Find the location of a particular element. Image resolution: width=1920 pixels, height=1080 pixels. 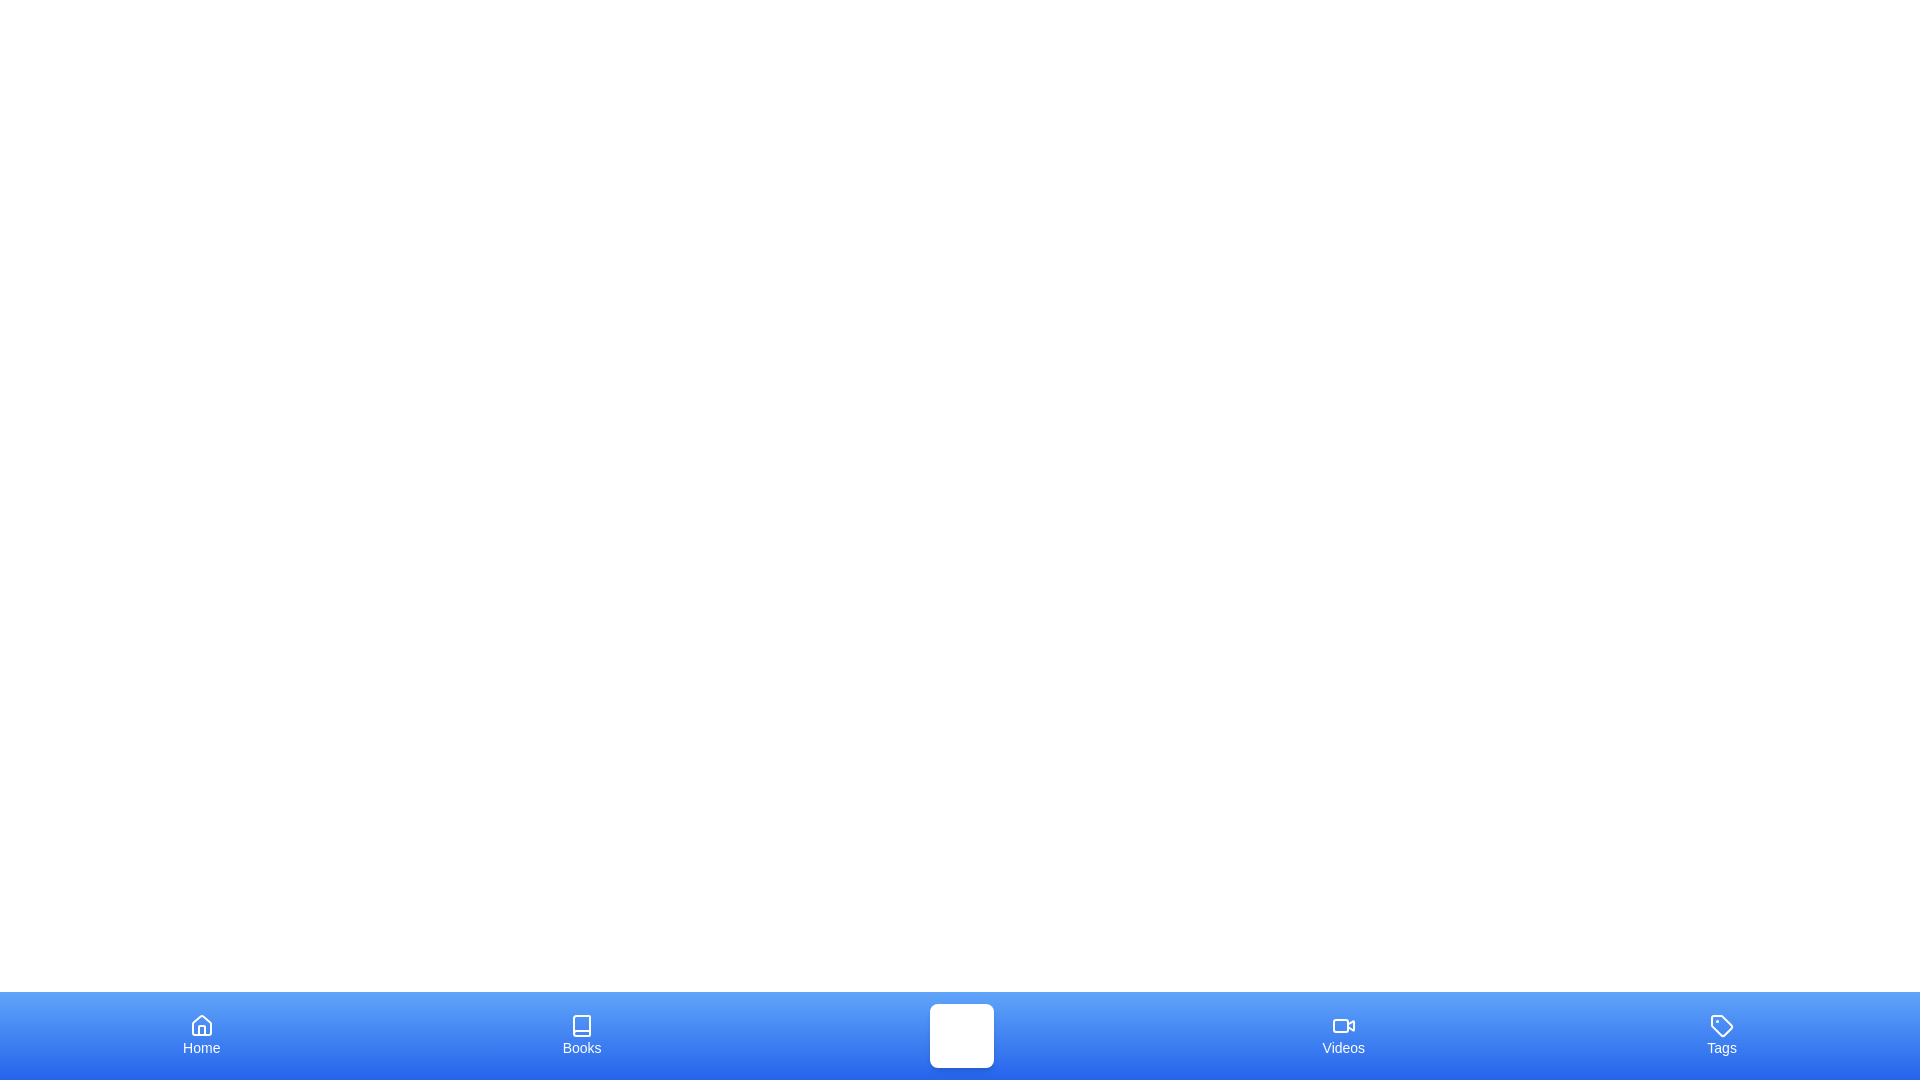

the Books tab to activate it is located at coordinates (581, 1035).